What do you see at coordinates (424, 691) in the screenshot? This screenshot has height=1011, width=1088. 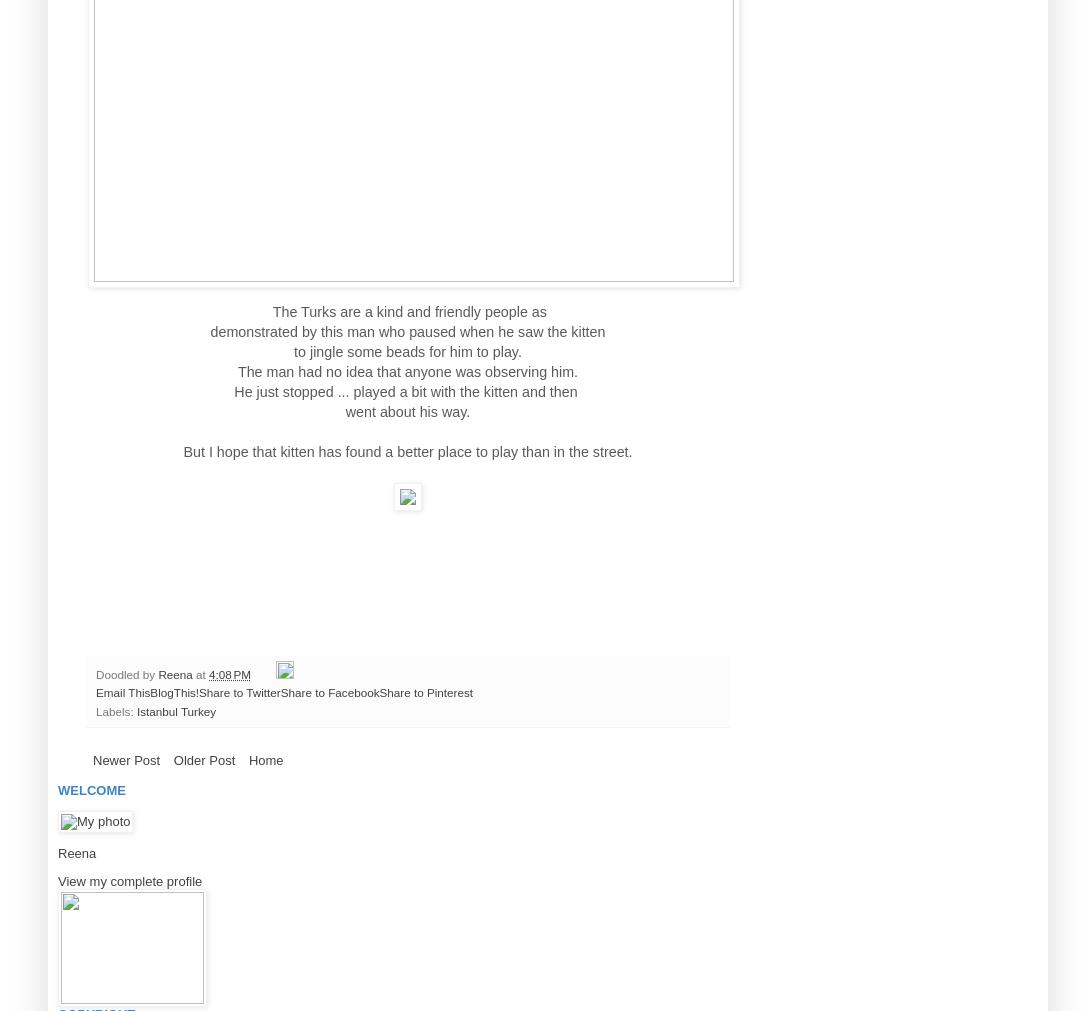 I see `'Share to Pinterest'` at bounding box center [424, 691].